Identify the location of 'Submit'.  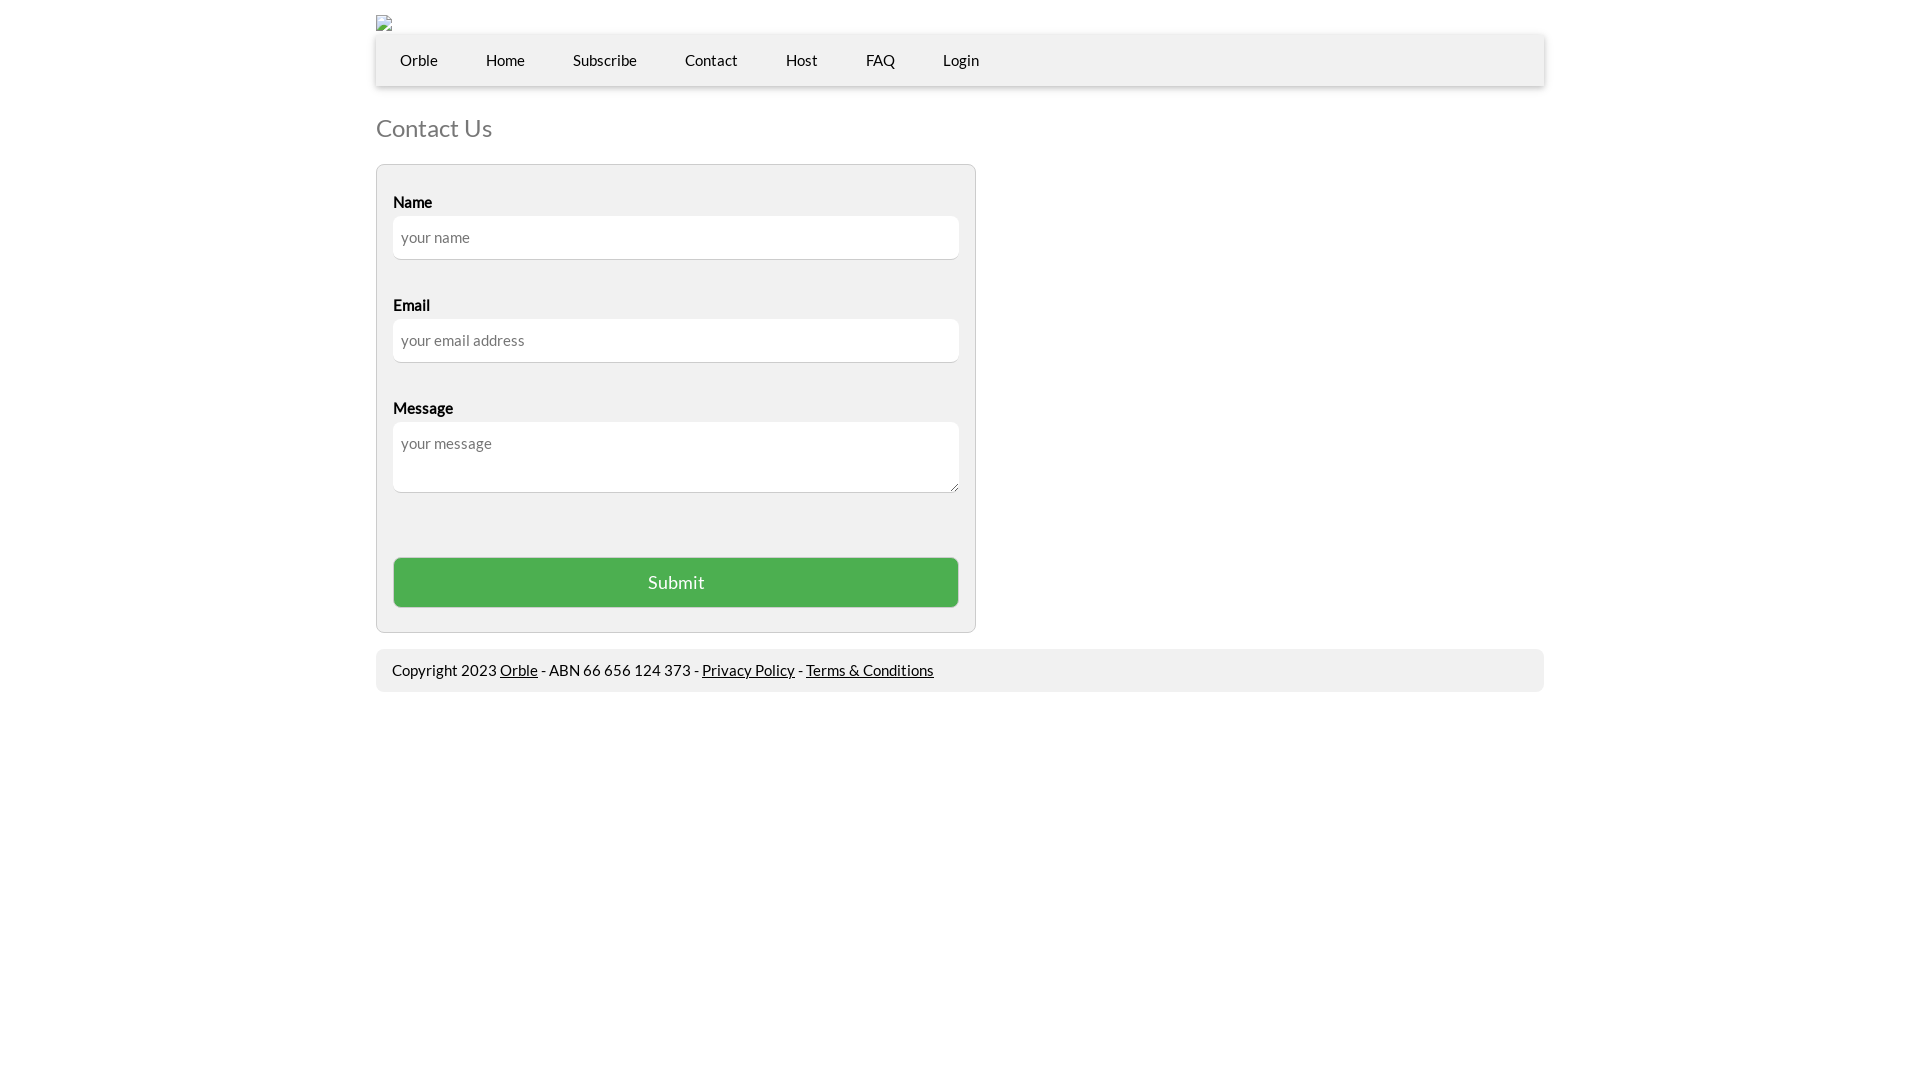
(676, 582).